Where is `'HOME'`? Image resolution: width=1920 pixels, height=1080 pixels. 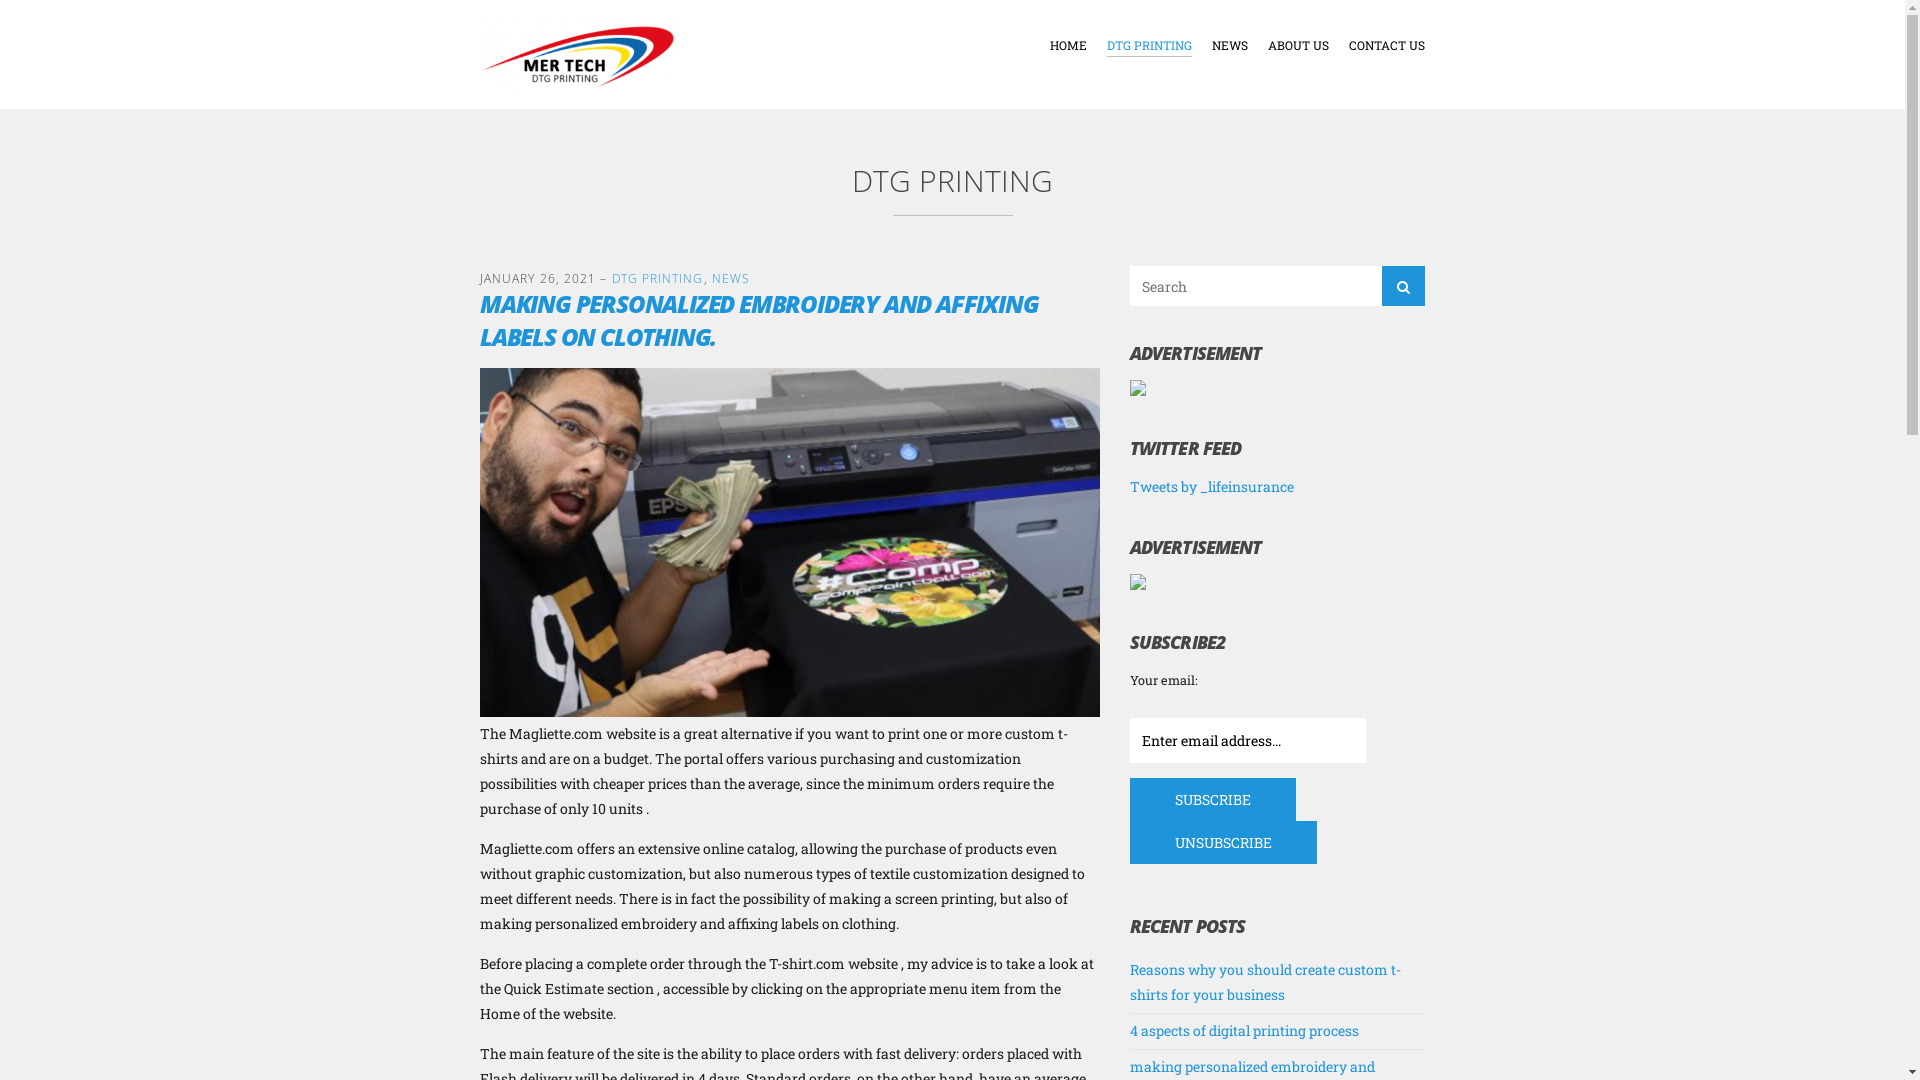
'HOME' is located at coordinates (1067, 45).